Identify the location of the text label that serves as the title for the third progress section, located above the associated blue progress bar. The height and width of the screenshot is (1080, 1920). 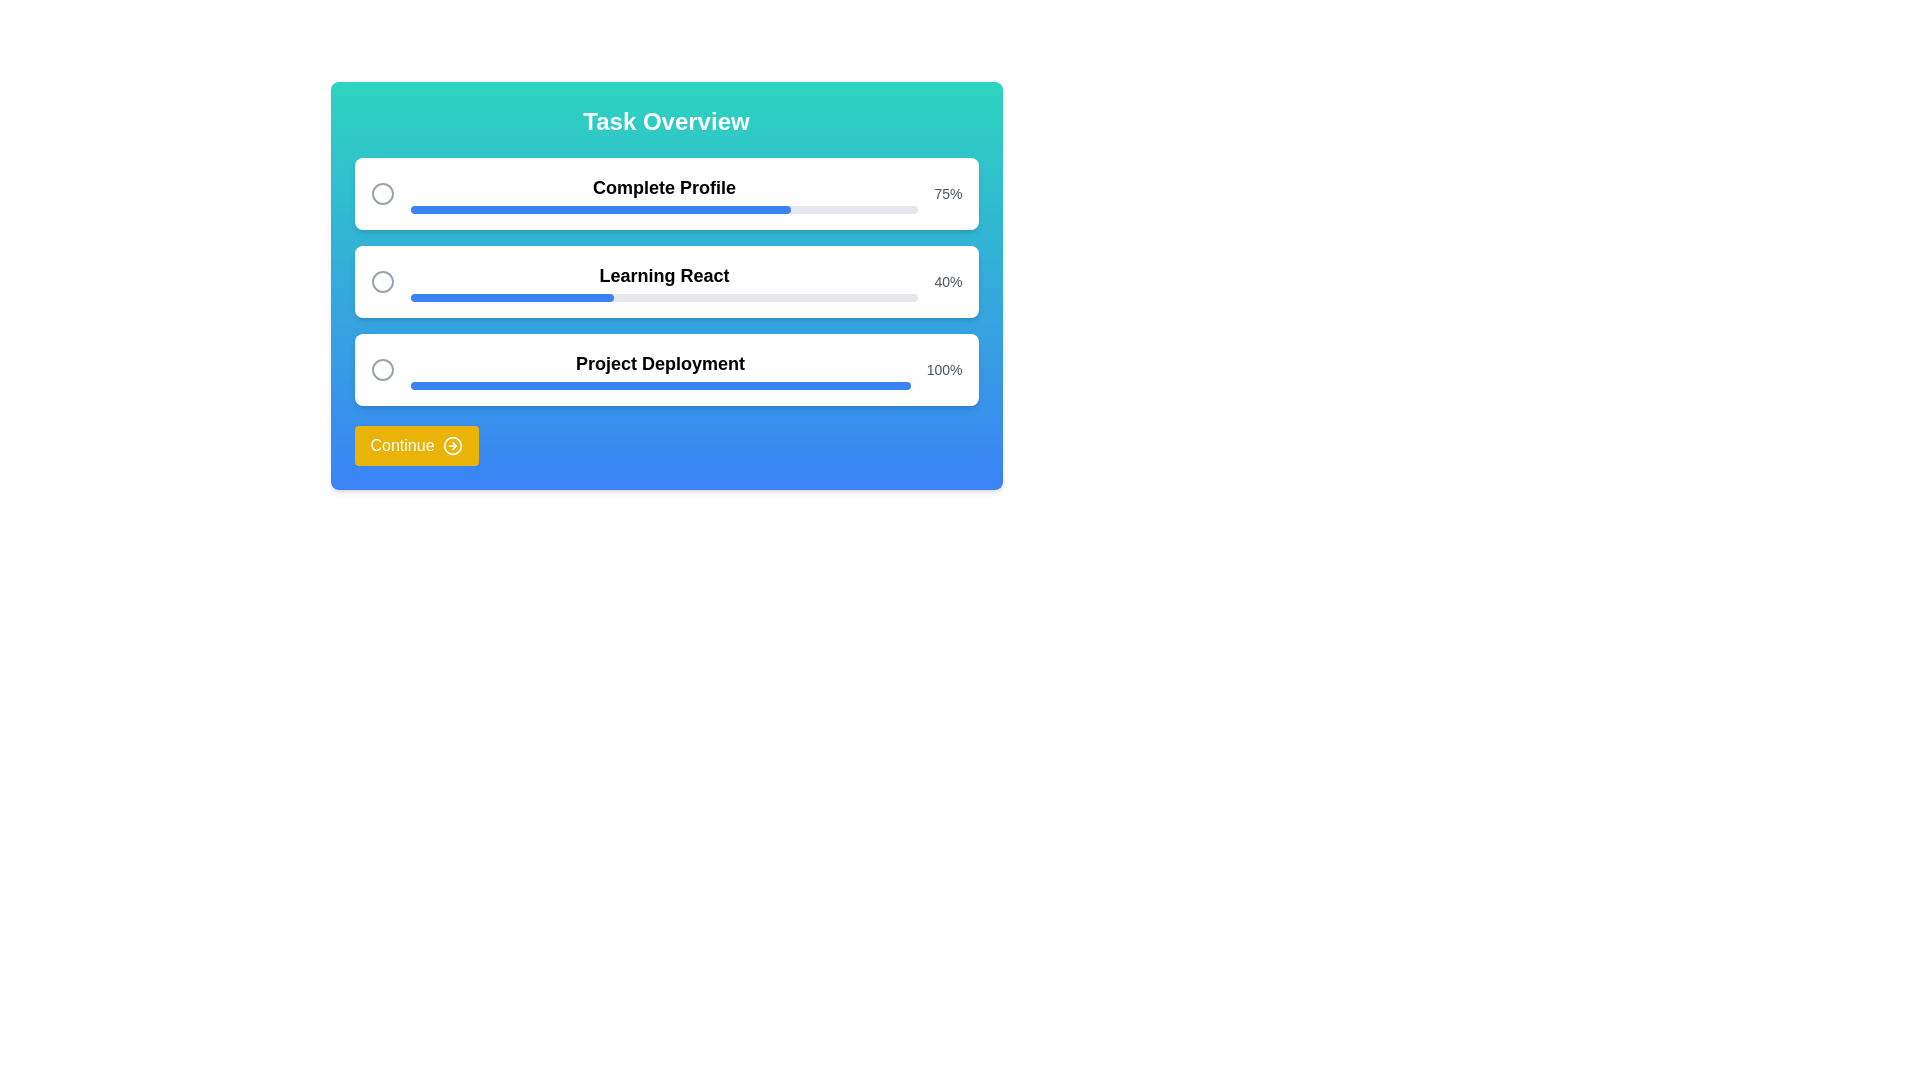
(660, 363).